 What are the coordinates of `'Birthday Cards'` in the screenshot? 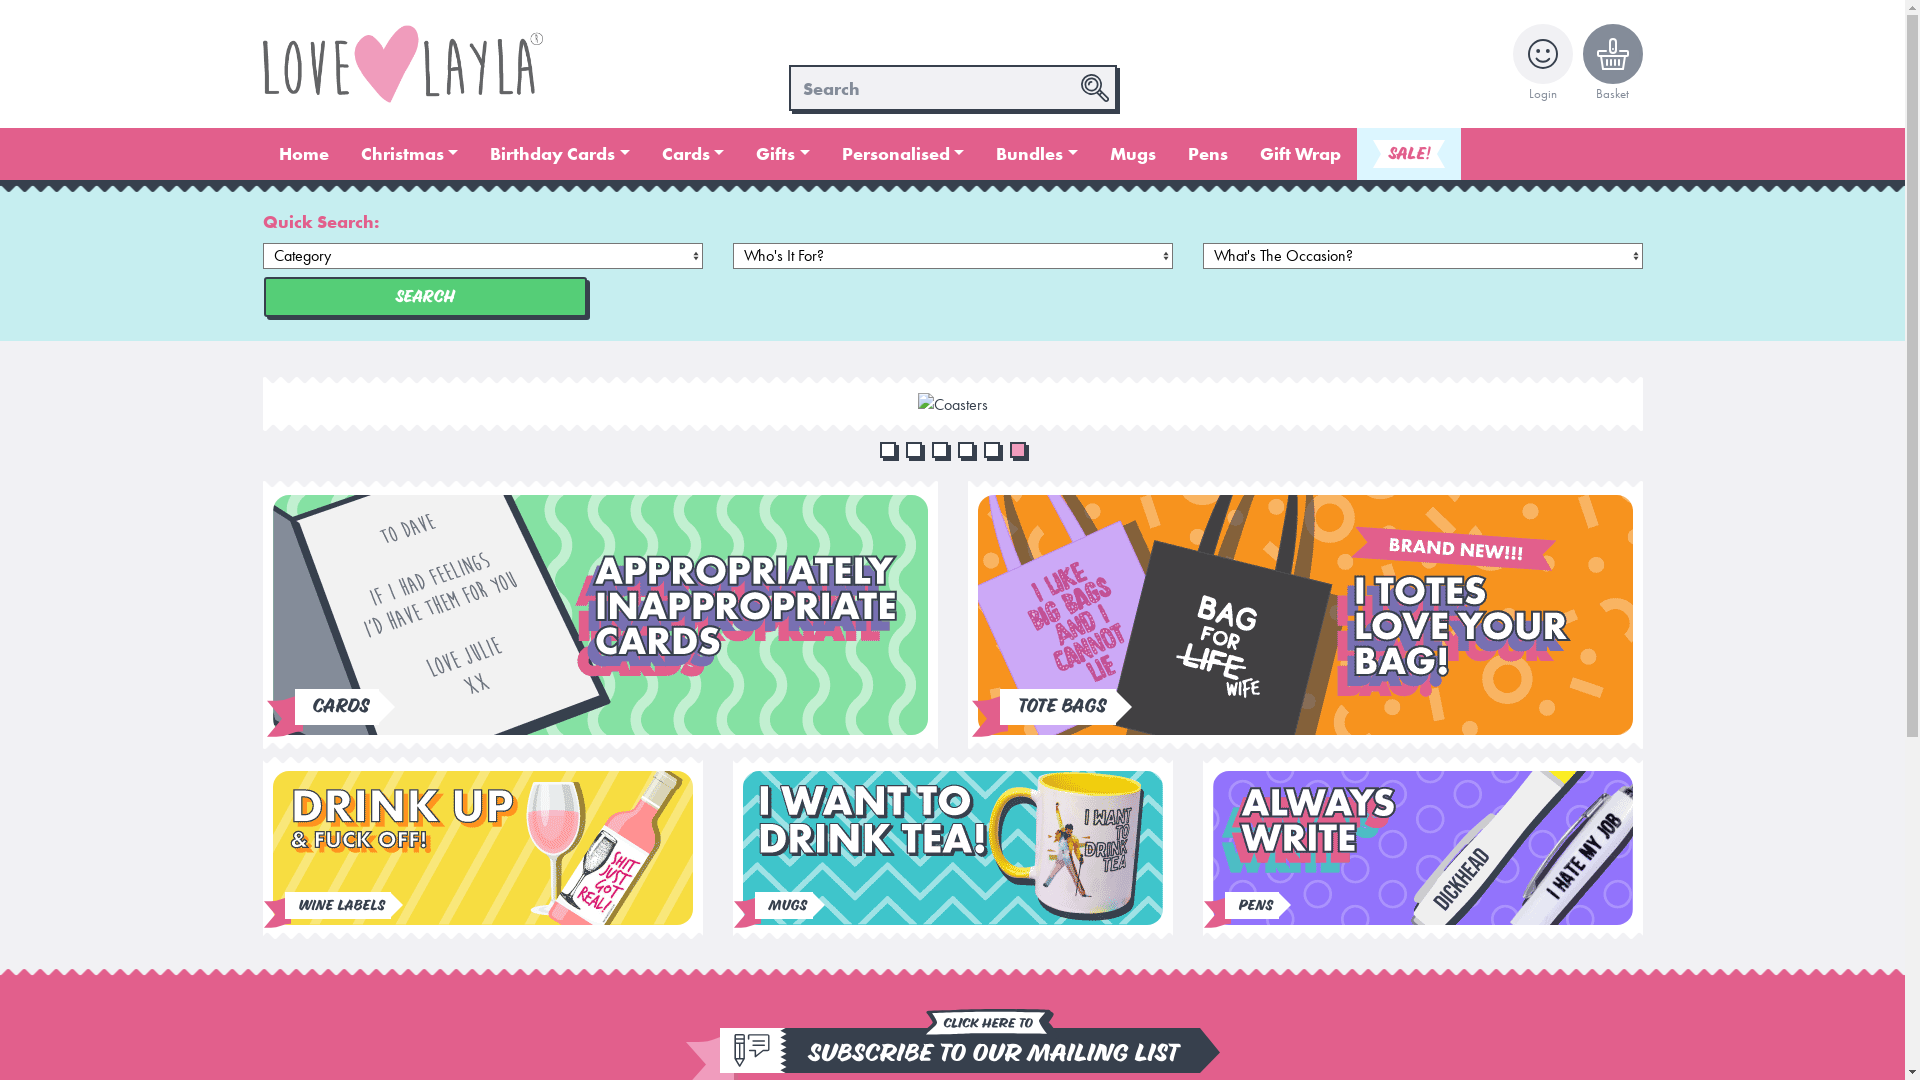 It's located at (560, 153).